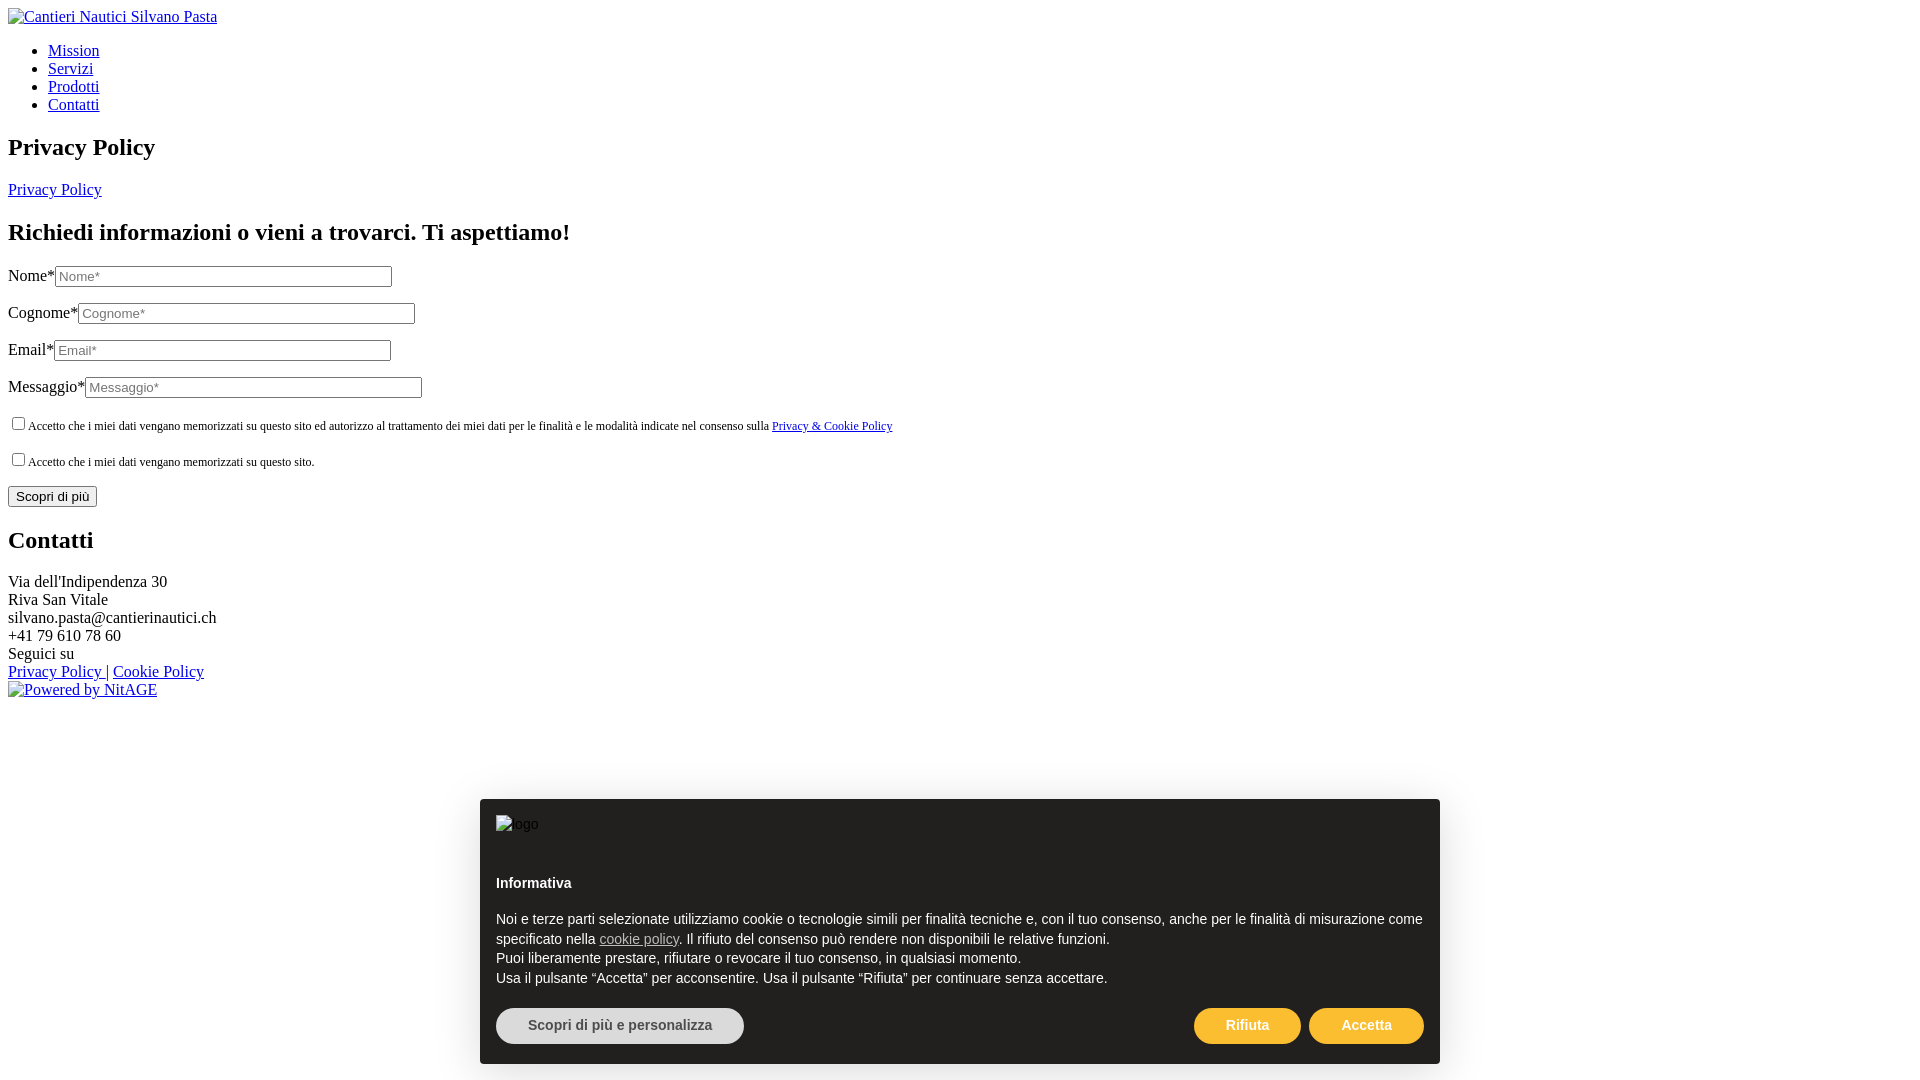 The width and height of the screenshot is (1920, 1080). I want to click on 'cookie policy', so click(599, 938).